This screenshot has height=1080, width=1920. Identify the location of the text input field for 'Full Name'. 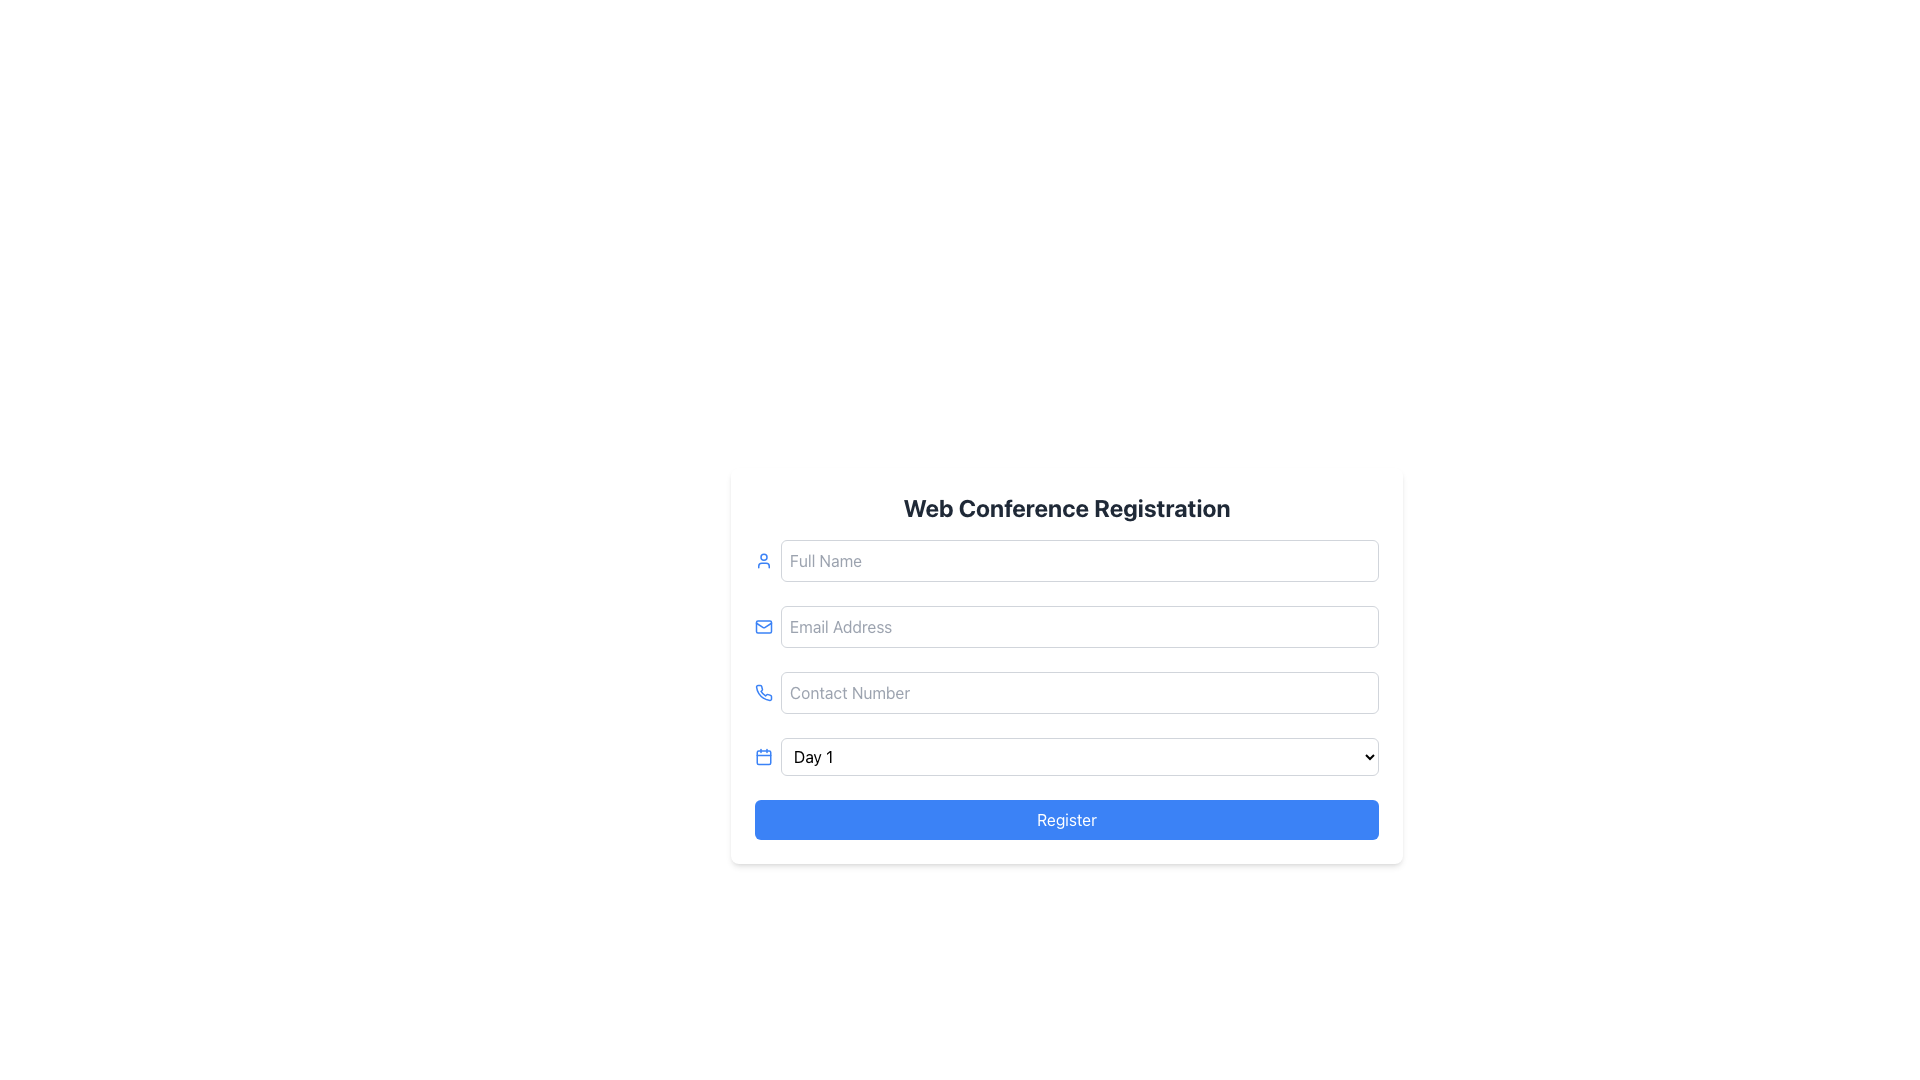
(1079, 560).